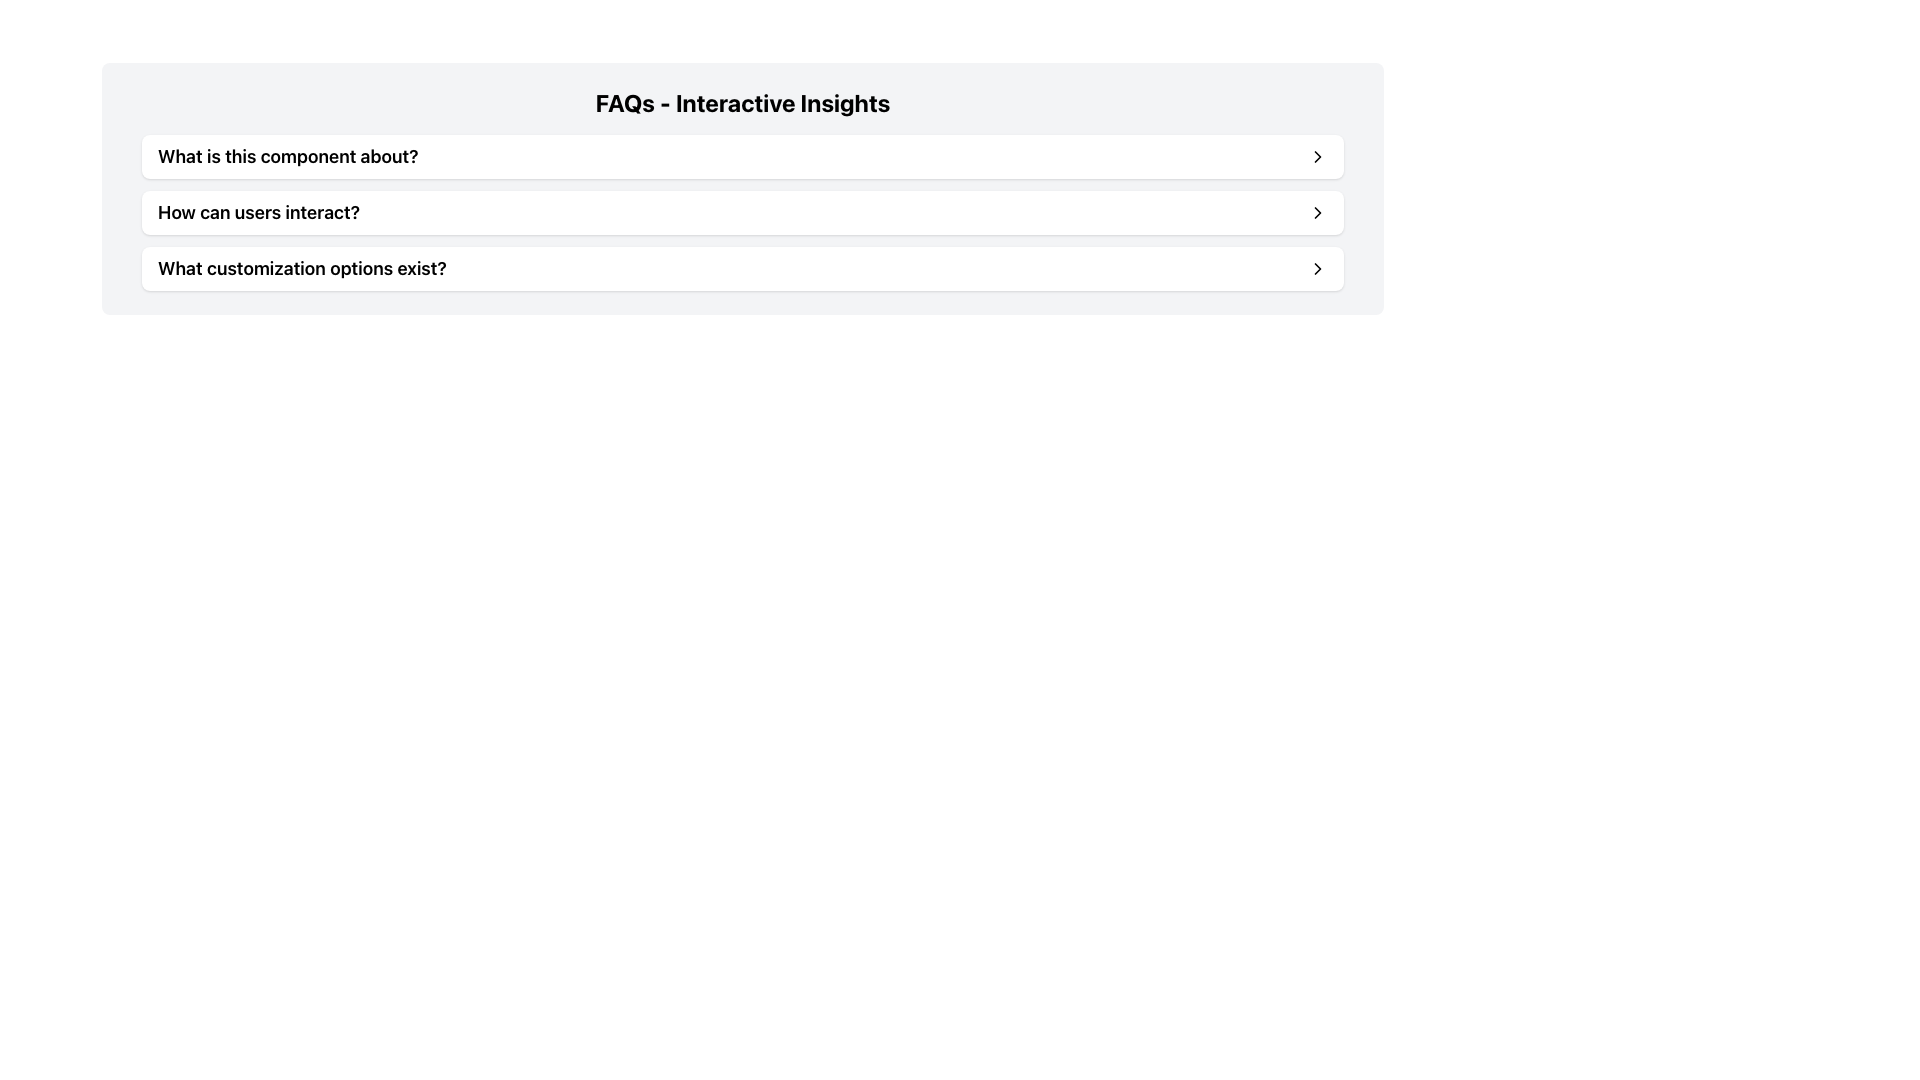 The height and width of the screenshot is (1080, 1920). What do you see at coordinates (1318, 268) in the screenshot?
I see `the right-facing chevron icon` at bounding box center [1318, 268].